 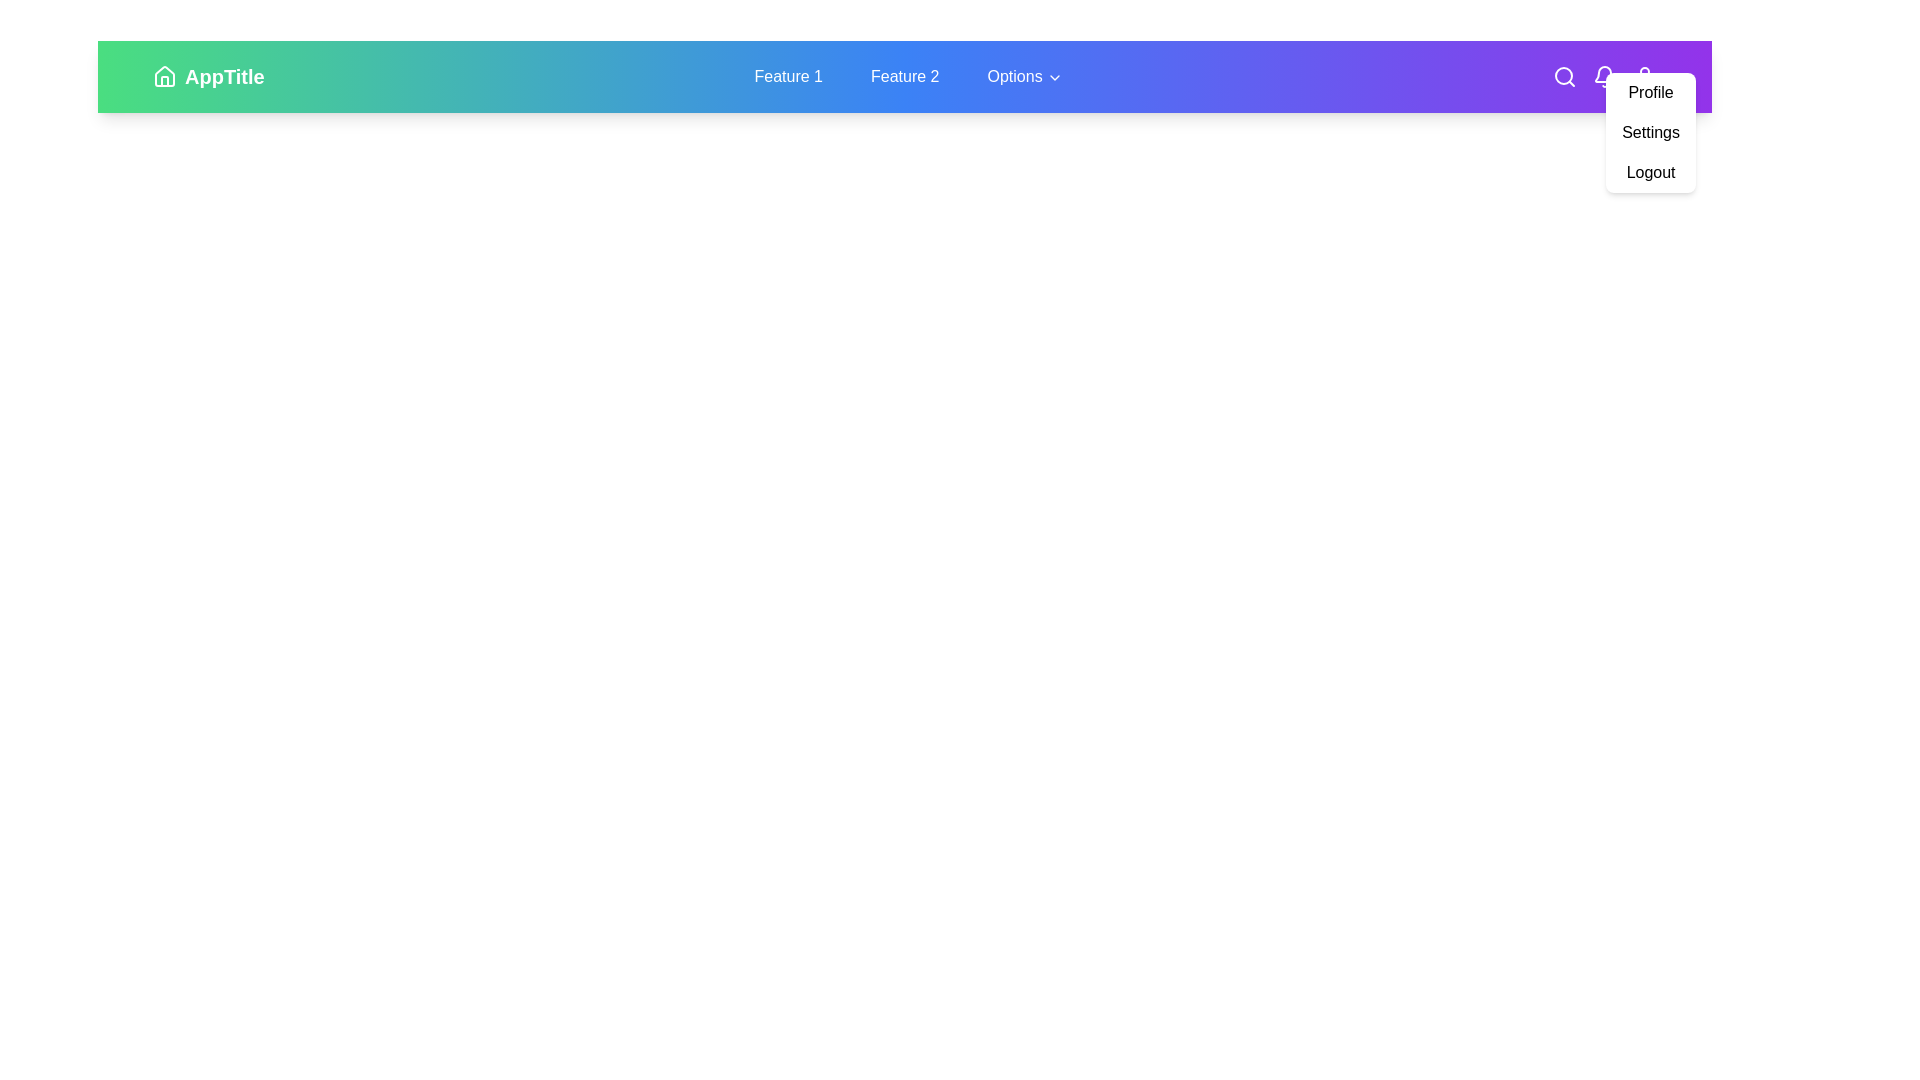 I want to click on the Bell icon to perform its action, so click(x=1604, y=76).